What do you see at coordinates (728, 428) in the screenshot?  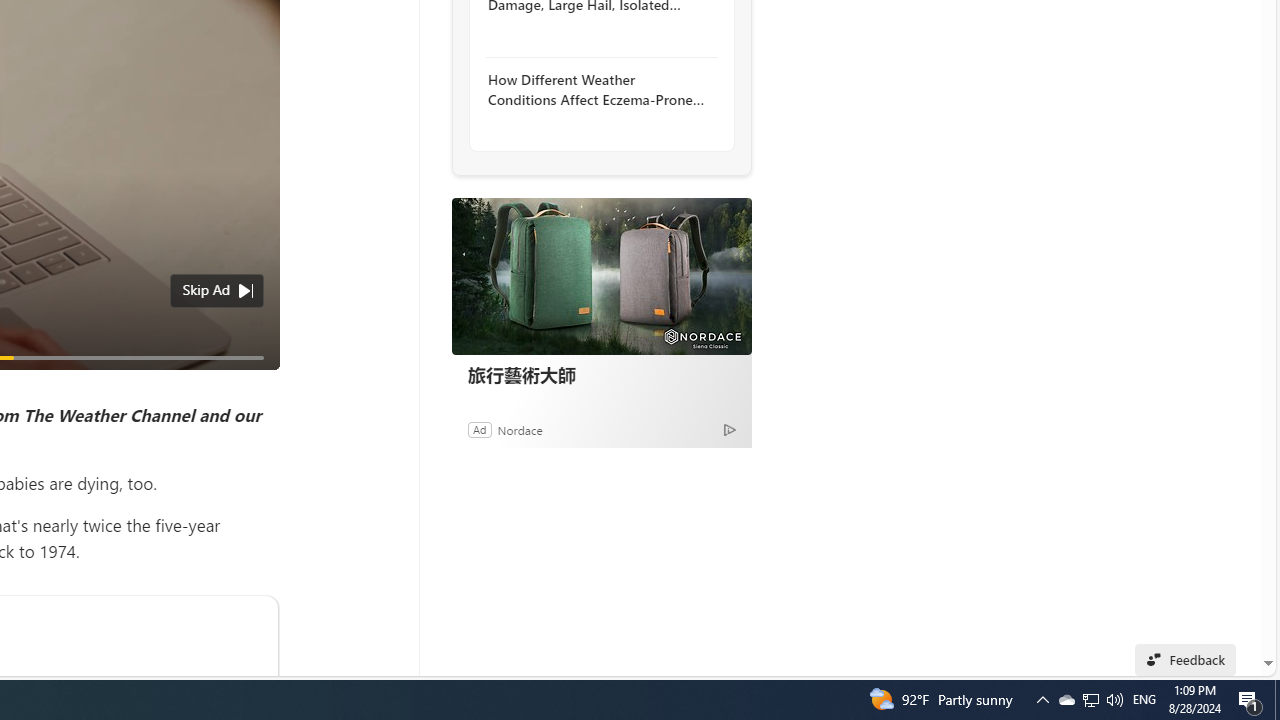 I see `'Ad Choice'` at bounding box center [728, 428].